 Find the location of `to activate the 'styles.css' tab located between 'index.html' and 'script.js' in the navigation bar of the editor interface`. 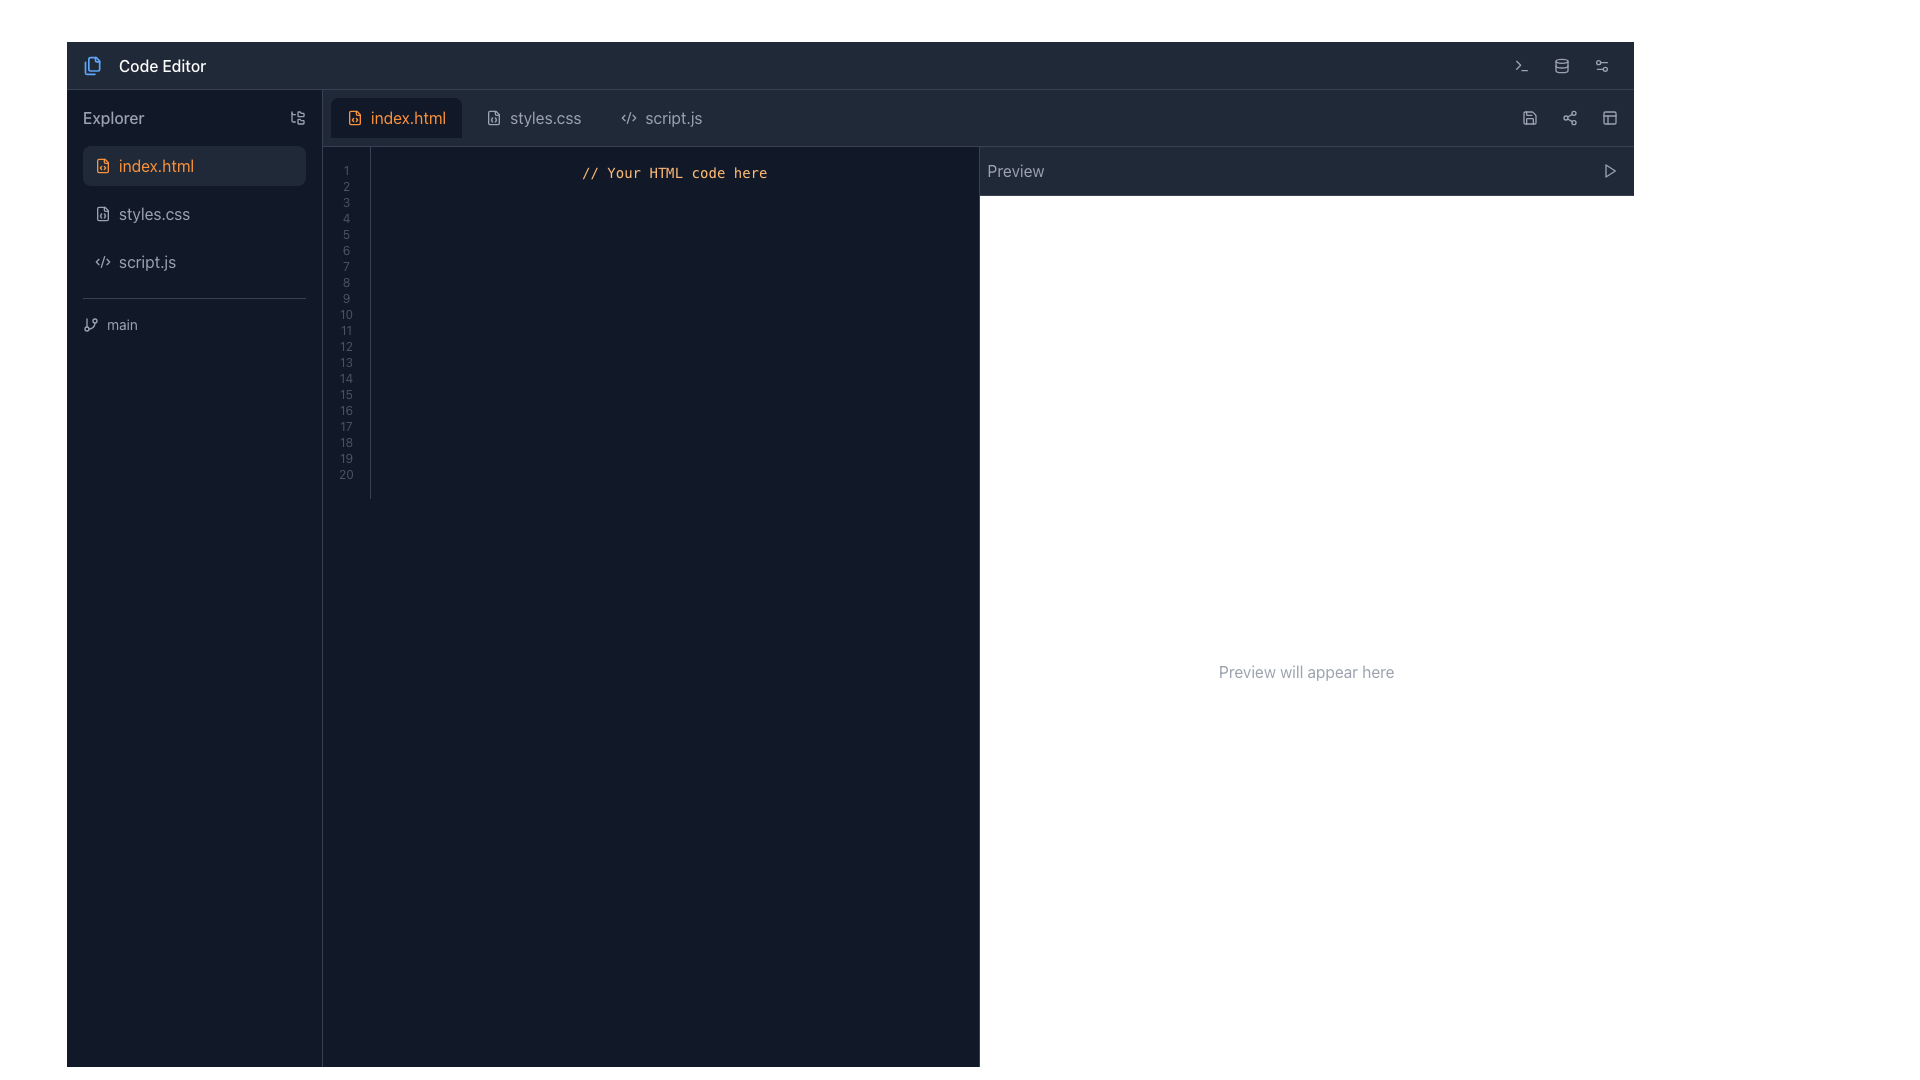

to activate the 'styles.css' tab located between 'index.html' and 'script.js' in the navigation bar of the editor interface is located at coordinates (533, 118).